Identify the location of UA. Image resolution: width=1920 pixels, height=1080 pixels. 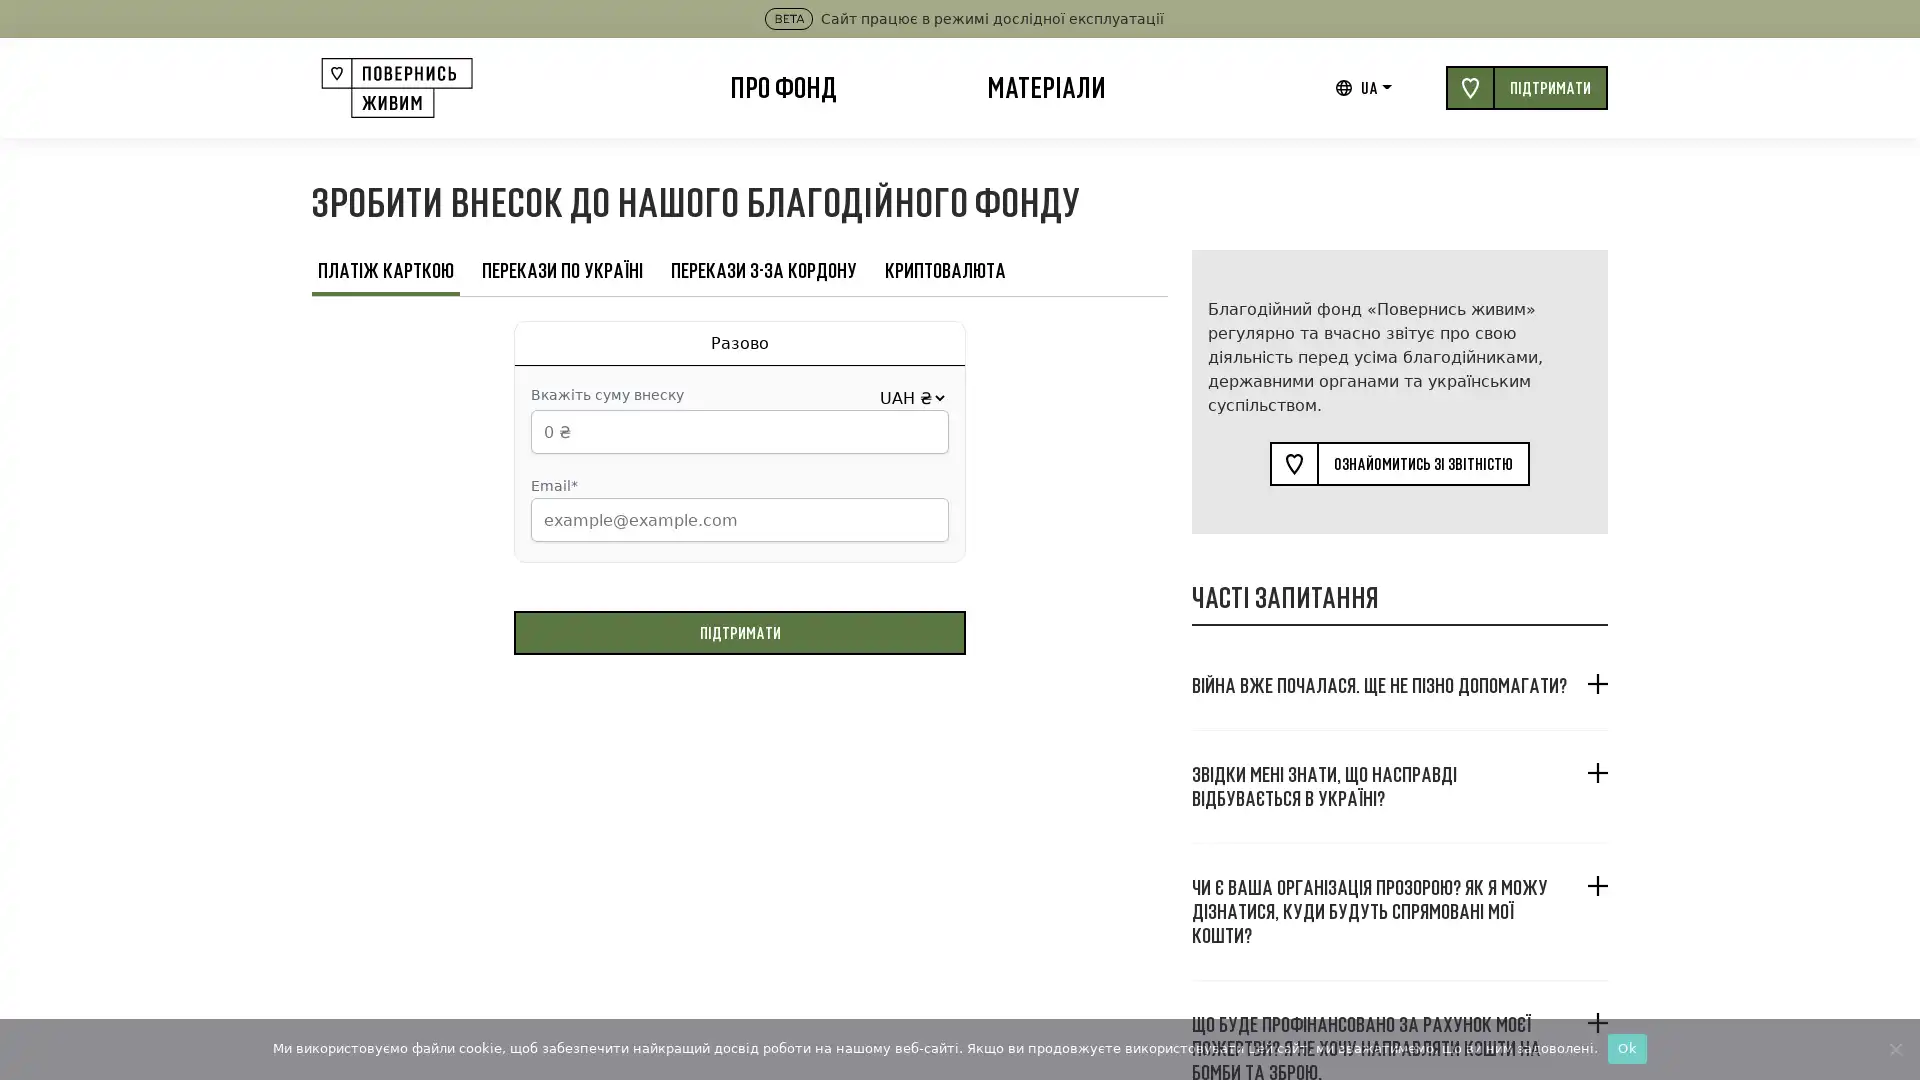
(1375, 87).